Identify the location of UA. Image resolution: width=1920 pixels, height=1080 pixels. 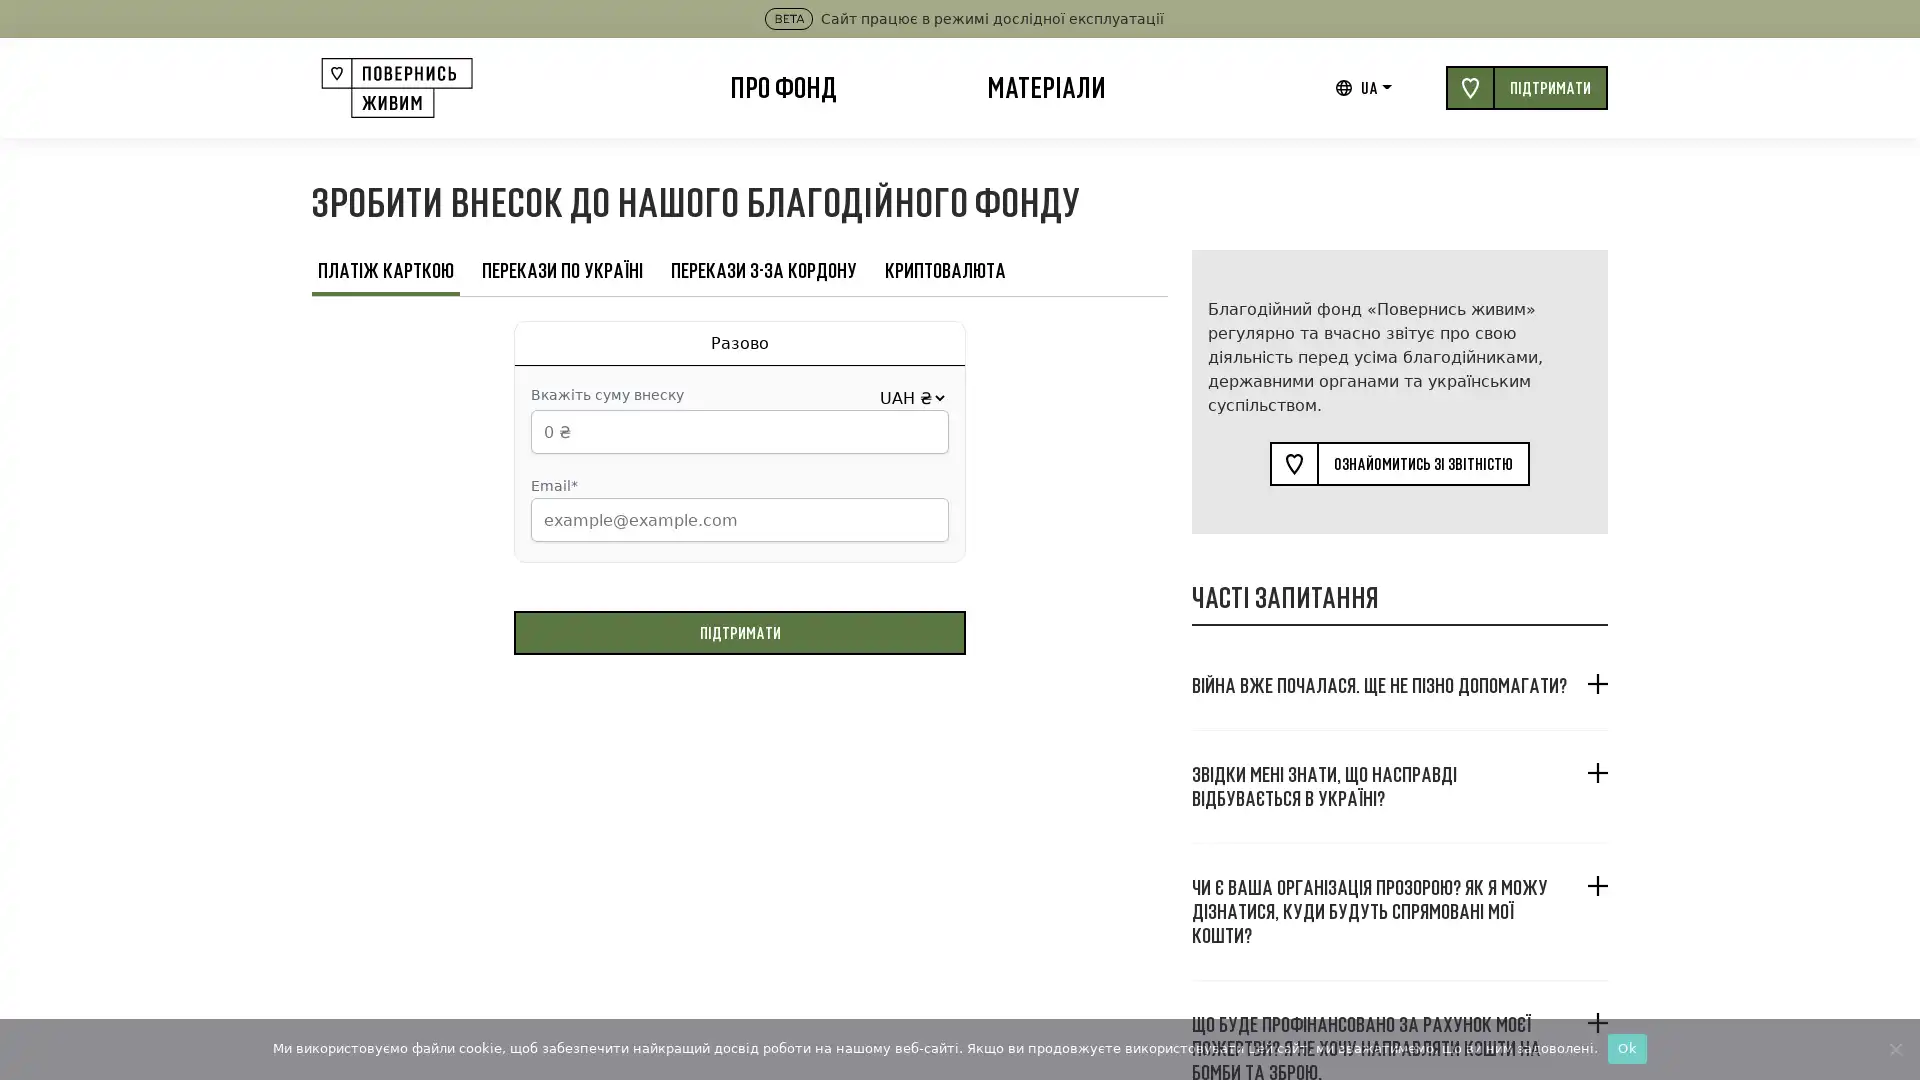
(1375, 87).